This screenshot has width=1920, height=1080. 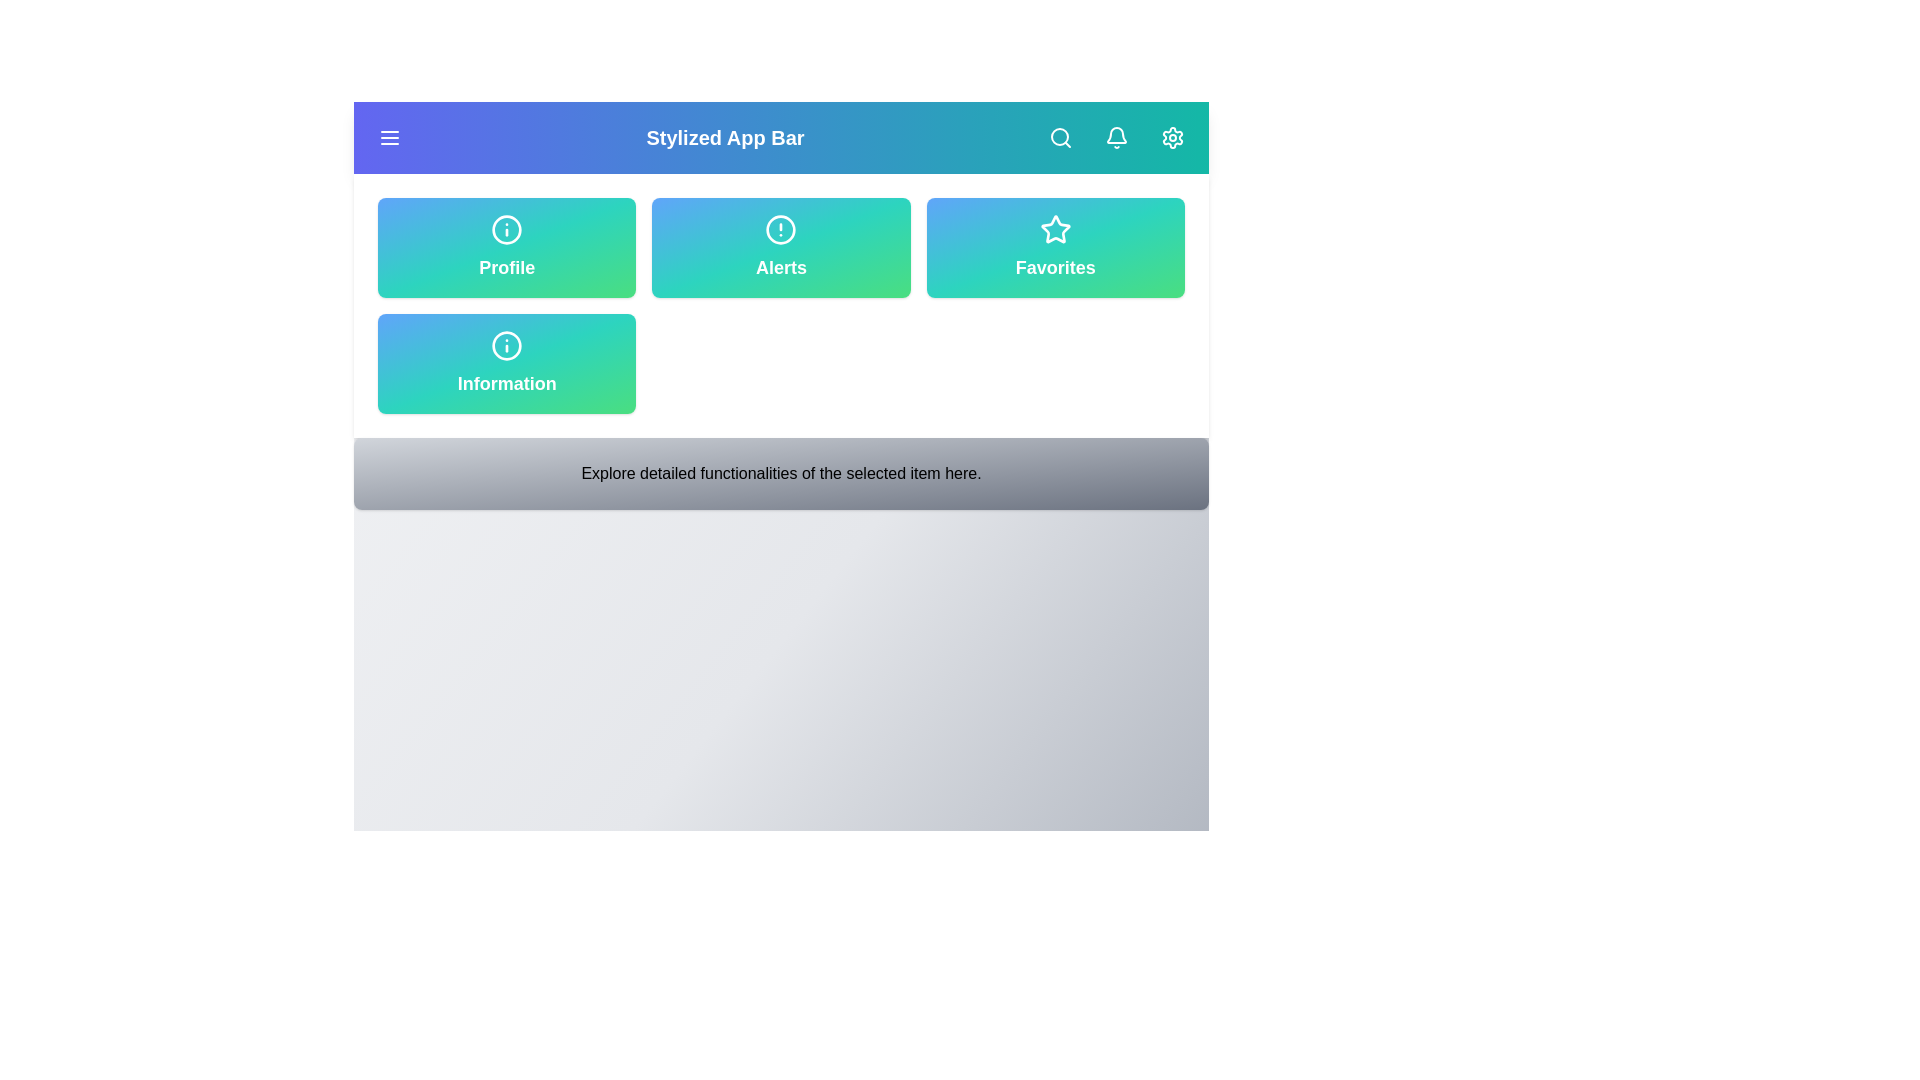 What do you see at coordinates (780, 474) in the screenshot?
I see `the detailed functionalities section to interact with it` at bounding box center [780, 474].